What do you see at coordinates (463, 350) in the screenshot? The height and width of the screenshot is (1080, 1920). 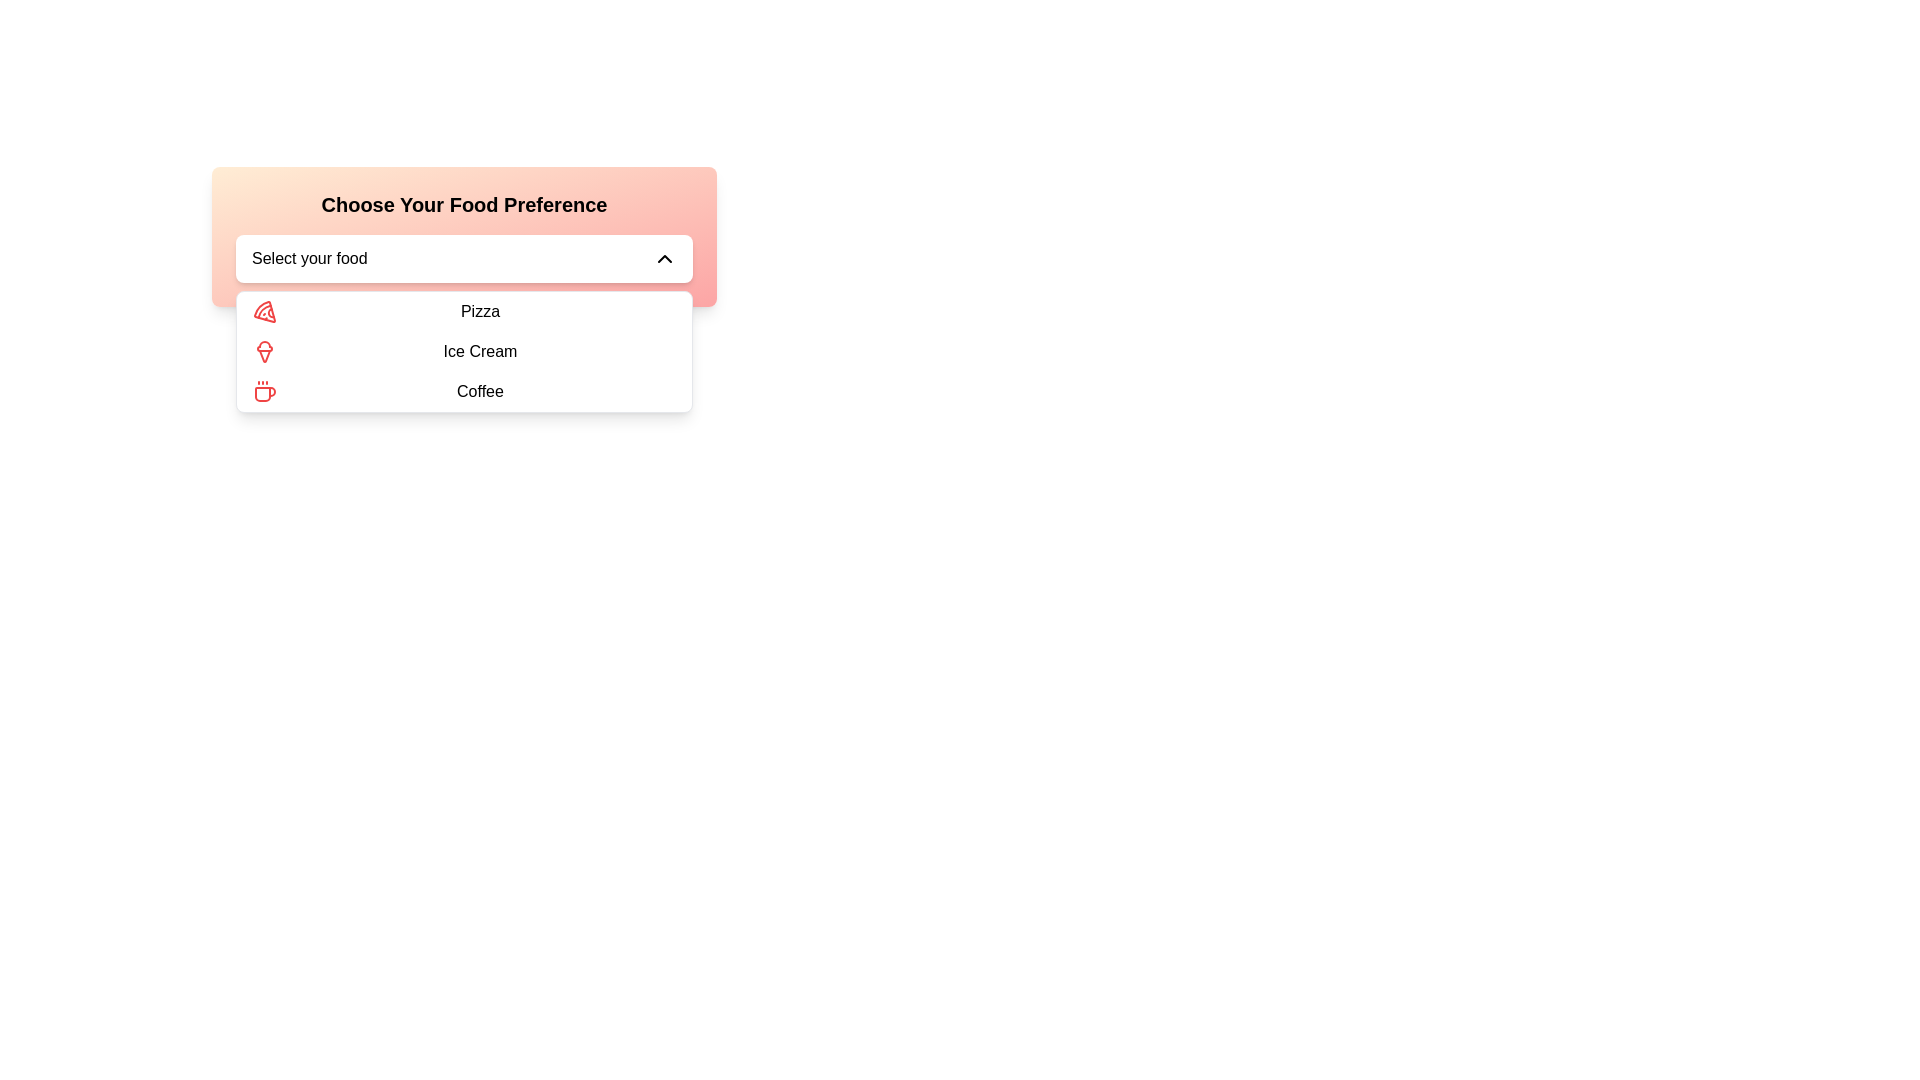 I see `the 'Ice Cream' option in the dropdown menu that appears beneath the 'Select your food' button` at bounding box center [463, 350].